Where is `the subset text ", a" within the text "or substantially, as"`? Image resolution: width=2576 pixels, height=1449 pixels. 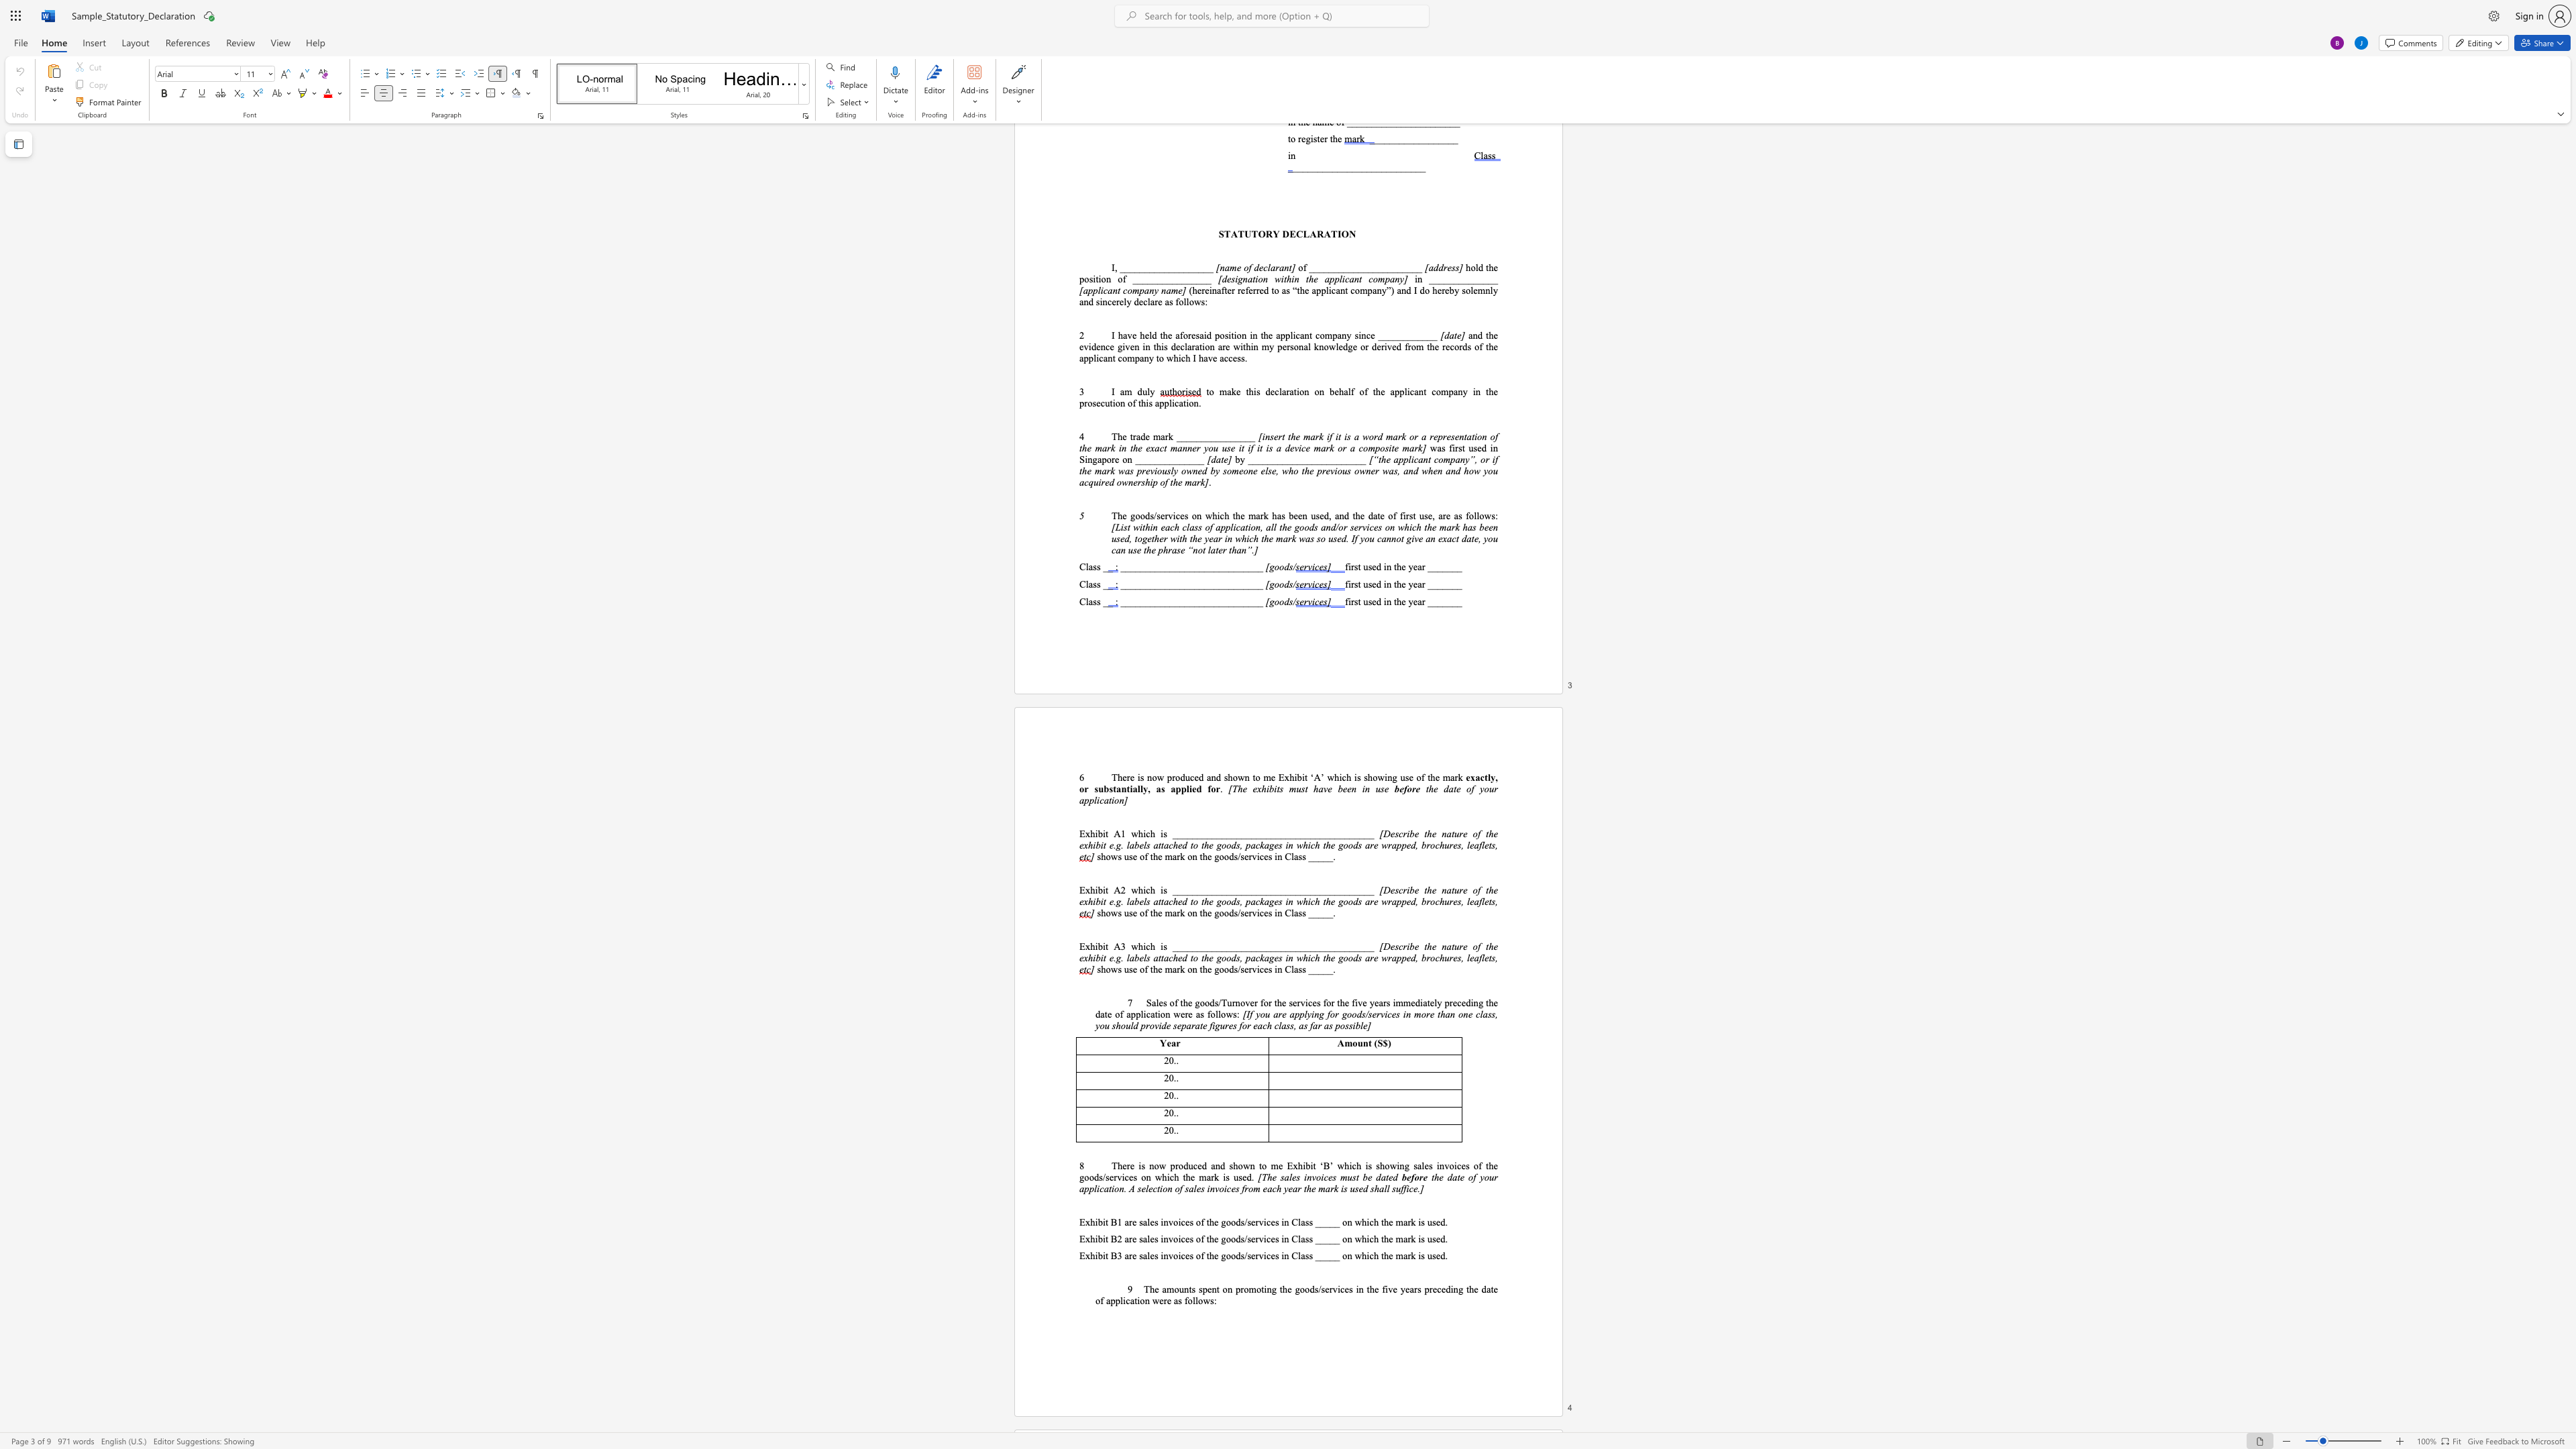
the subset text ", a" within the text "or substantially, as" is located at coordinates (1146, 787).